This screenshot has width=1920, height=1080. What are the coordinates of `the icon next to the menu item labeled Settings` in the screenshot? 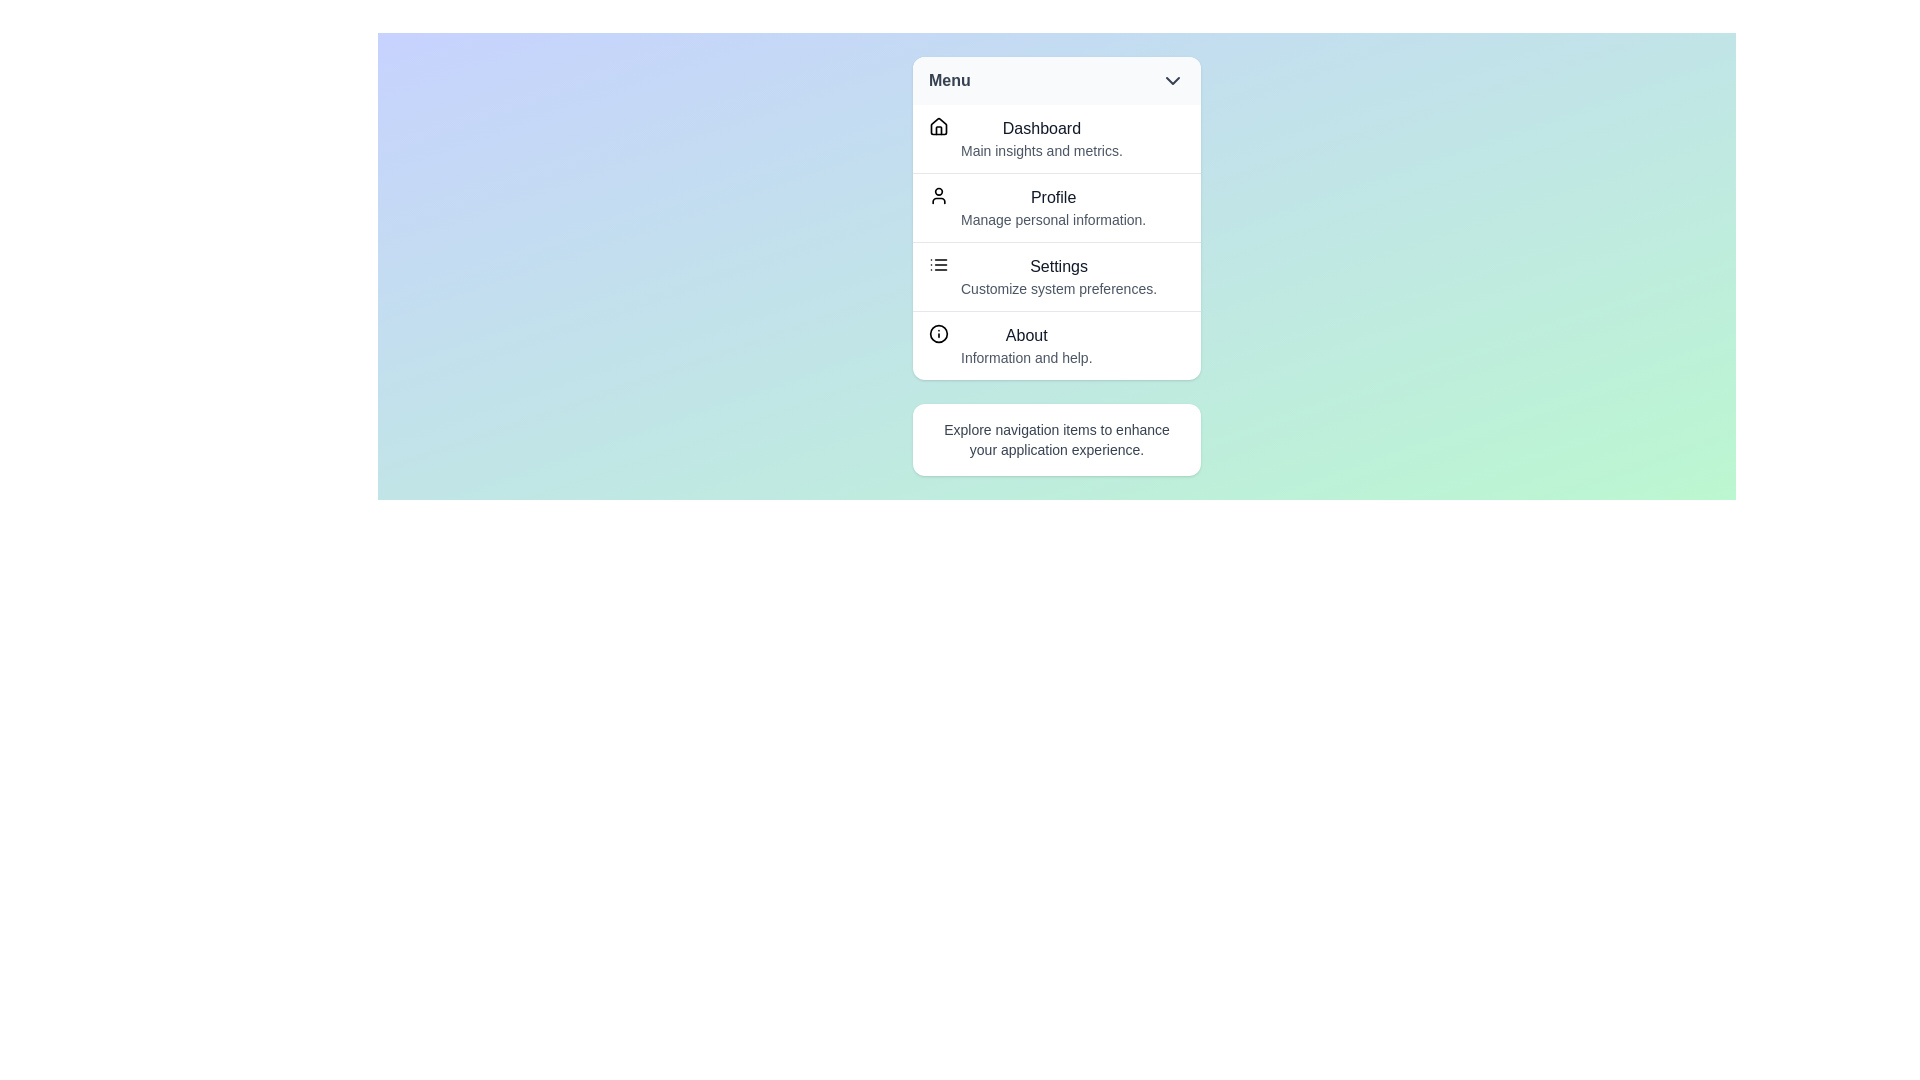 It's located at (938, 264).